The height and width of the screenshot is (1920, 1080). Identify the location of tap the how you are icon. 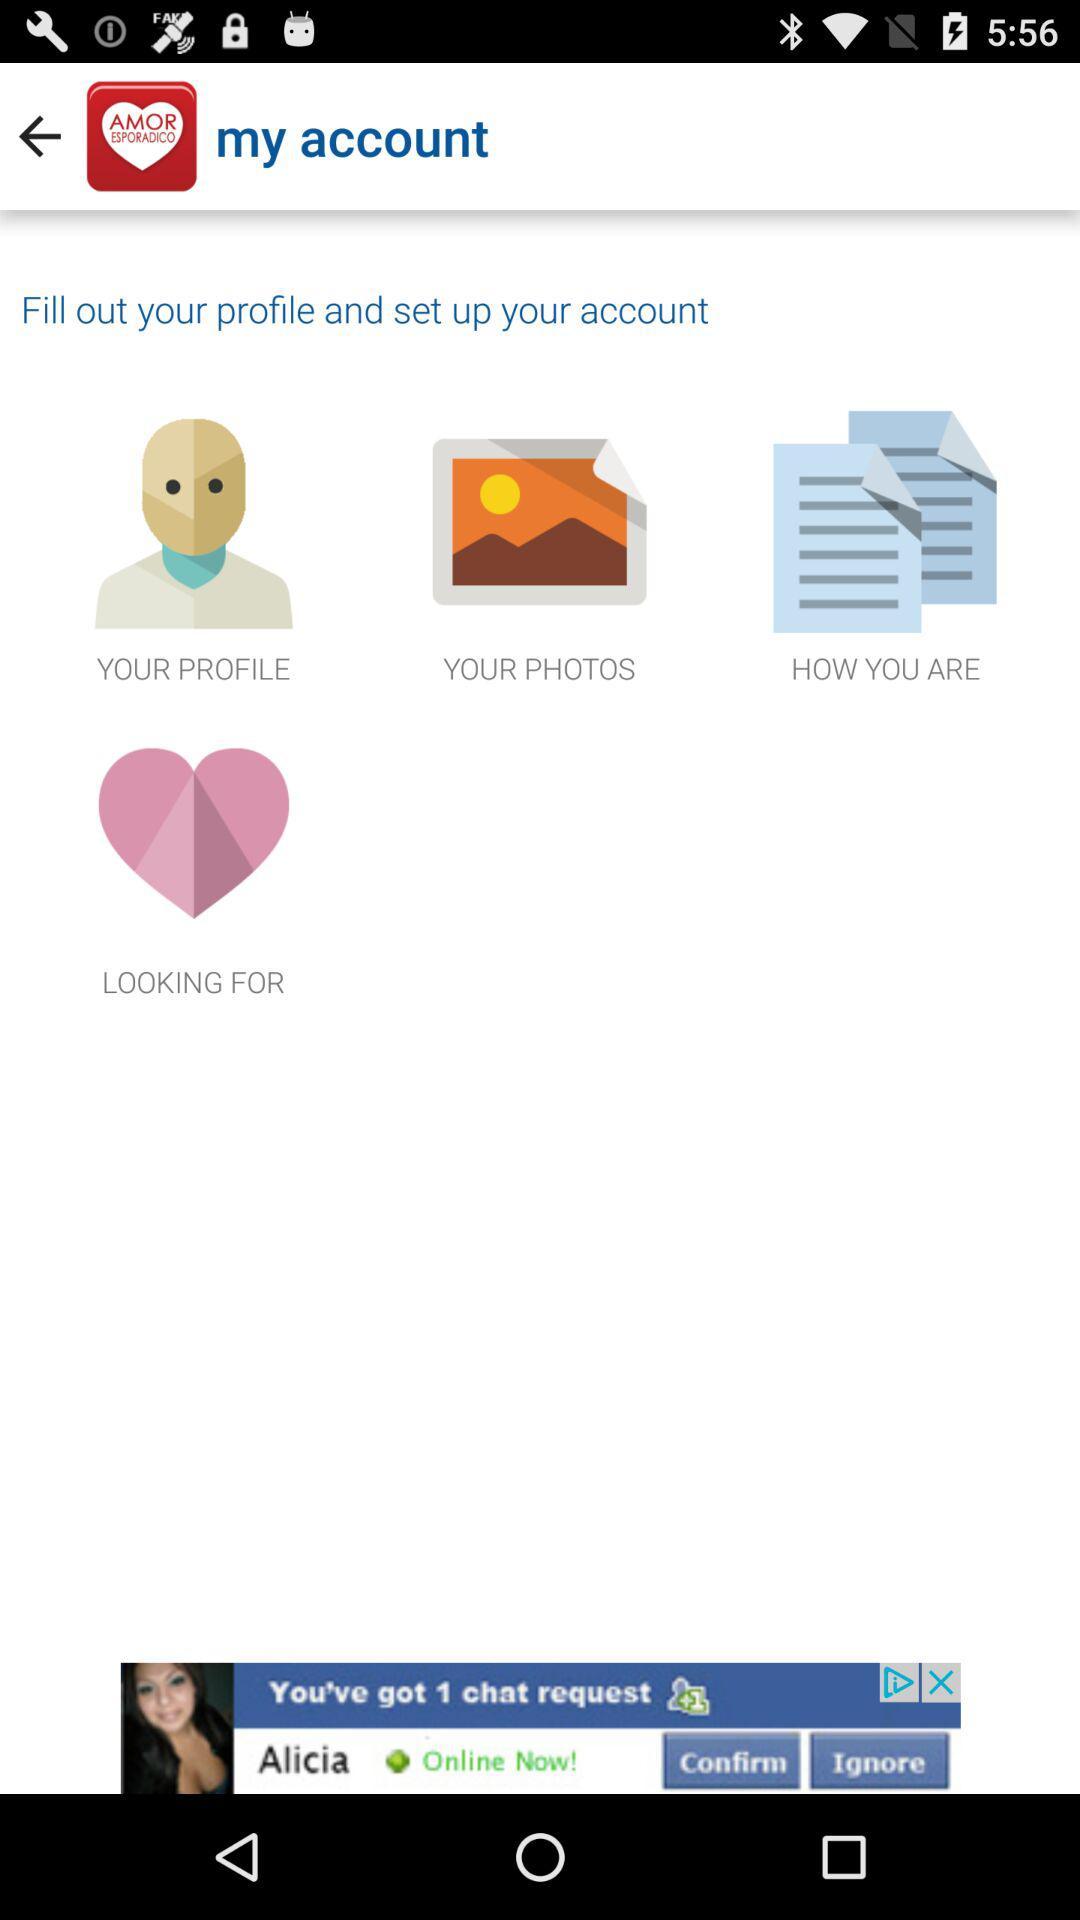
(885, 544).